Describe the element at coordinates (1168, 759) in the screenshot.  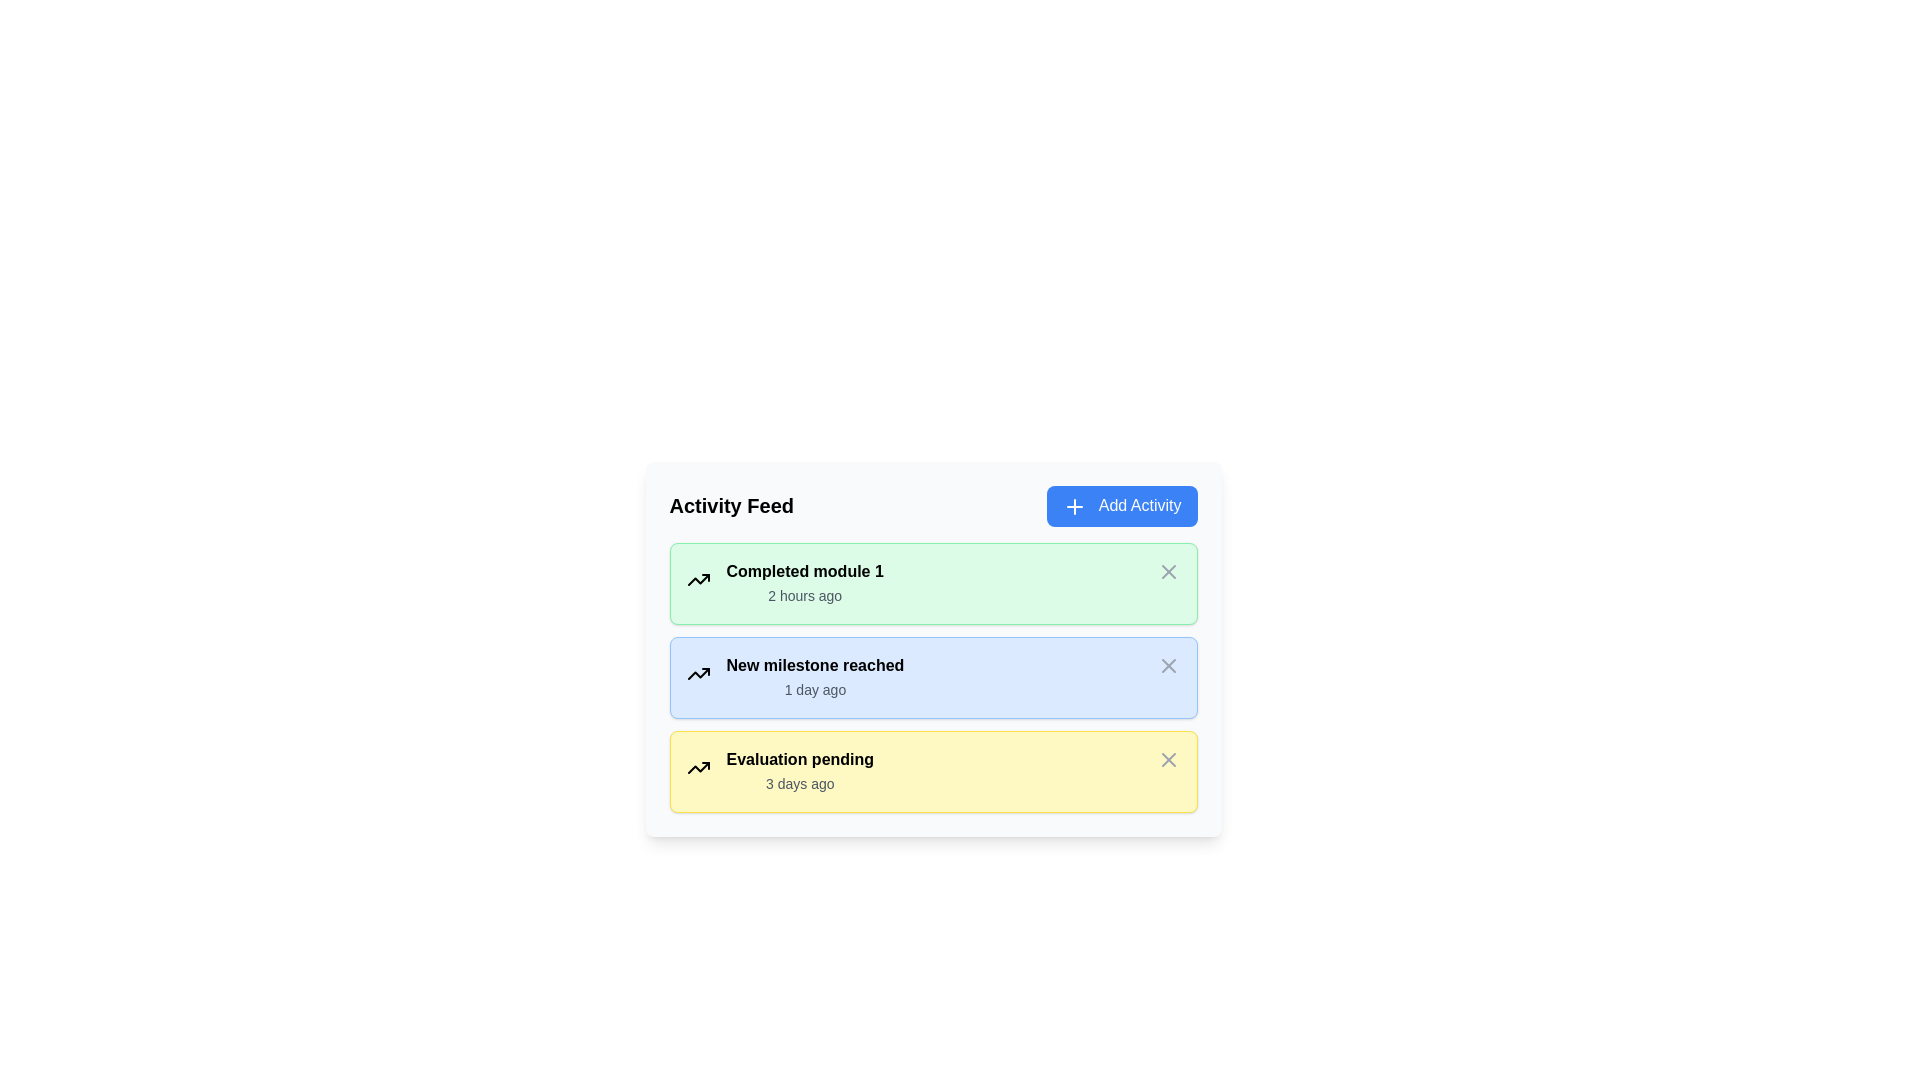
I see `the close button, represented by a gray 'X', located in the top-right corner of the yellow activity card labeled 'Evaluation pending 3 days ago'` at that location.